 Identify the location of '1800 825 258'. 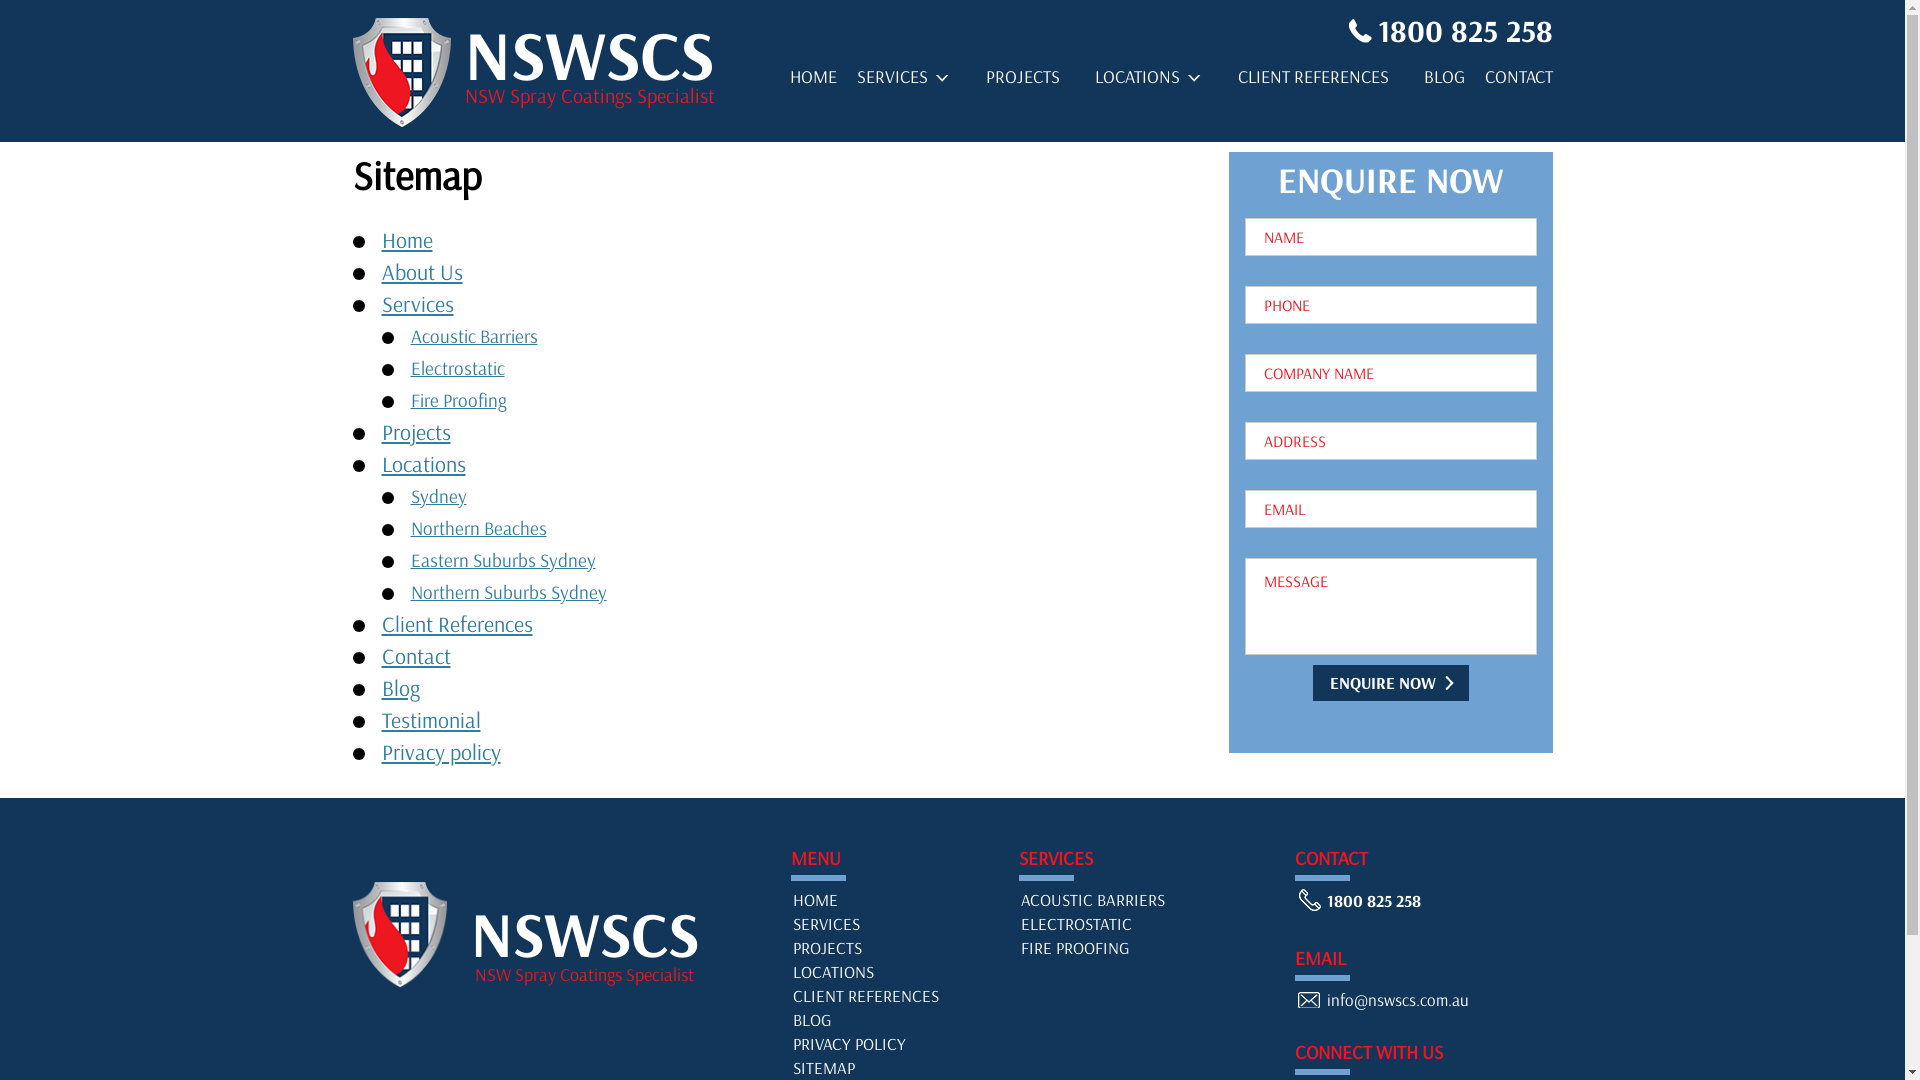
(1358, 902).